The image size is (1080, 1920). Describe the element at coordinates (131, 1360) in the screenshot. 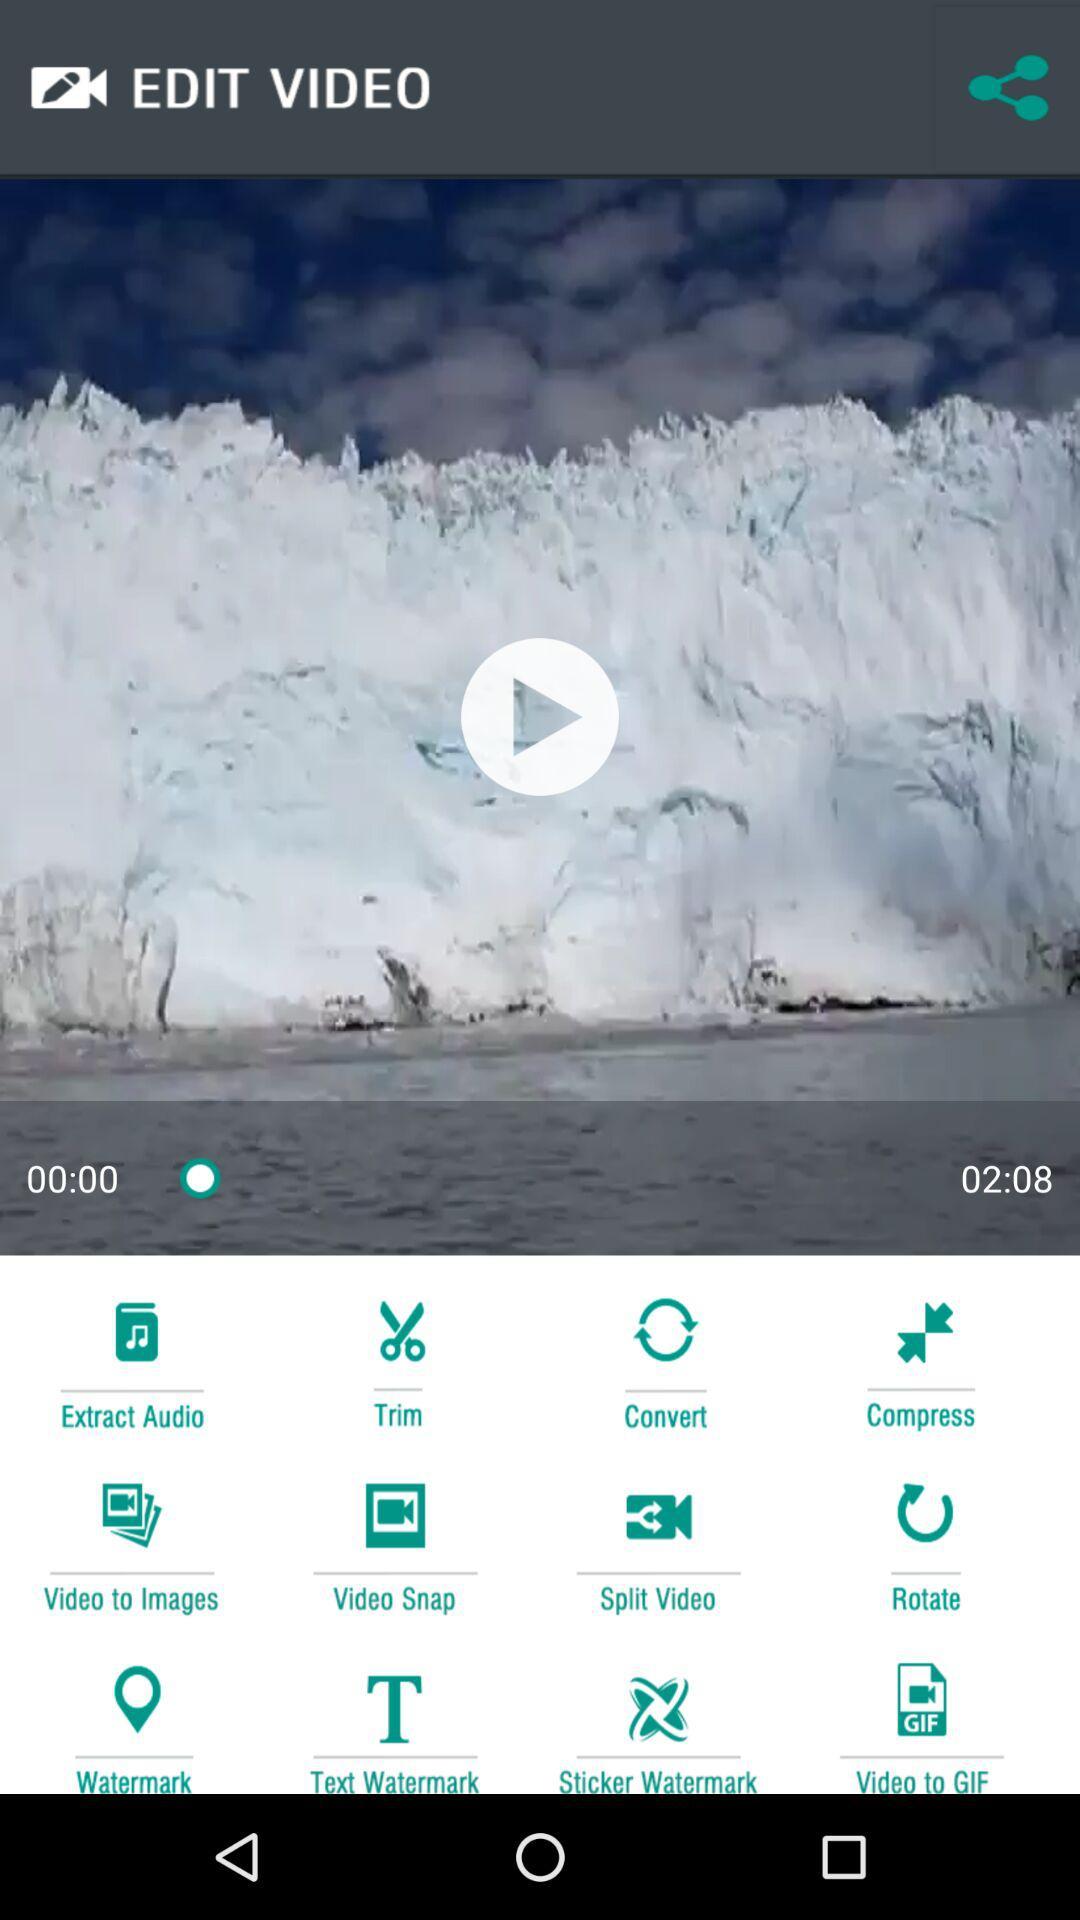

I see `audio button` at that location.